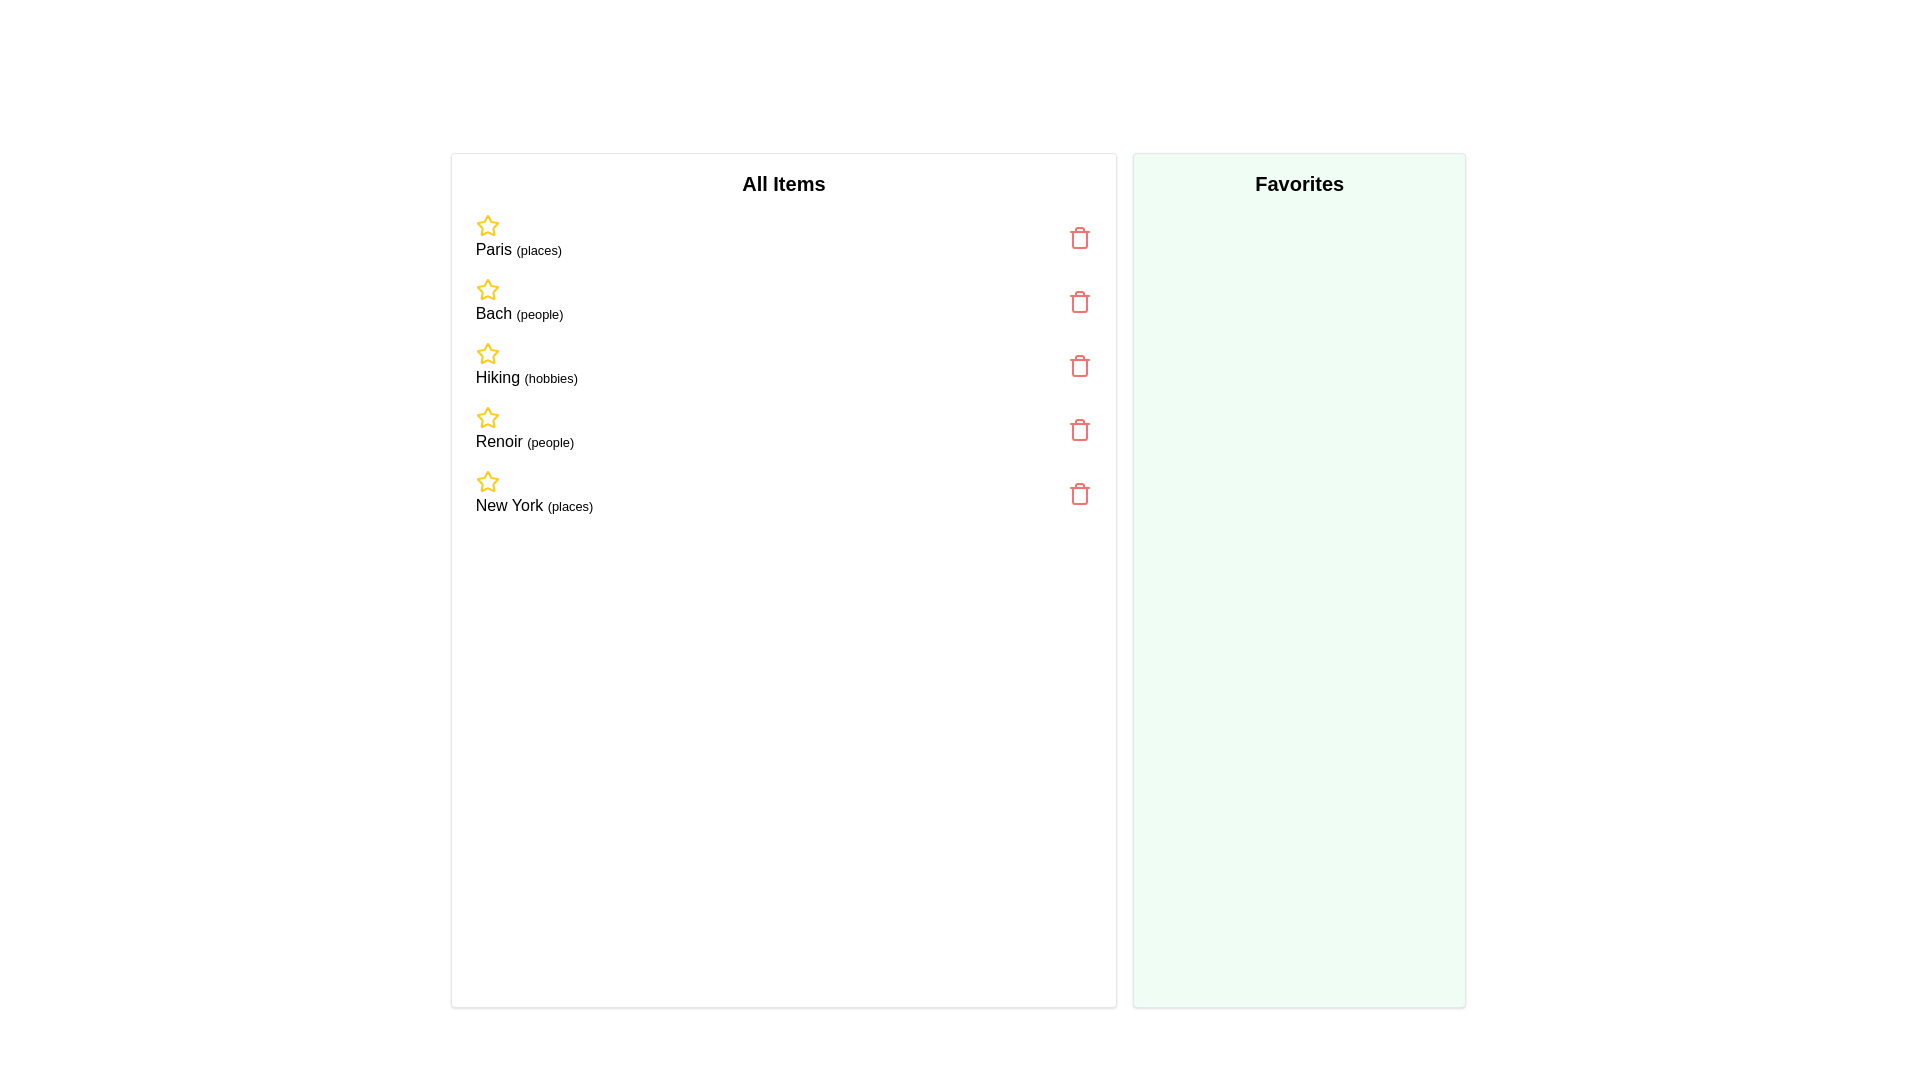  What do you see at coordinates (1079, 366) in the screenshot?
I see `the trash icon next to the item labeled 'Hiking (hobbies)' to remove it from the list` at bounding box center [1079, 366].